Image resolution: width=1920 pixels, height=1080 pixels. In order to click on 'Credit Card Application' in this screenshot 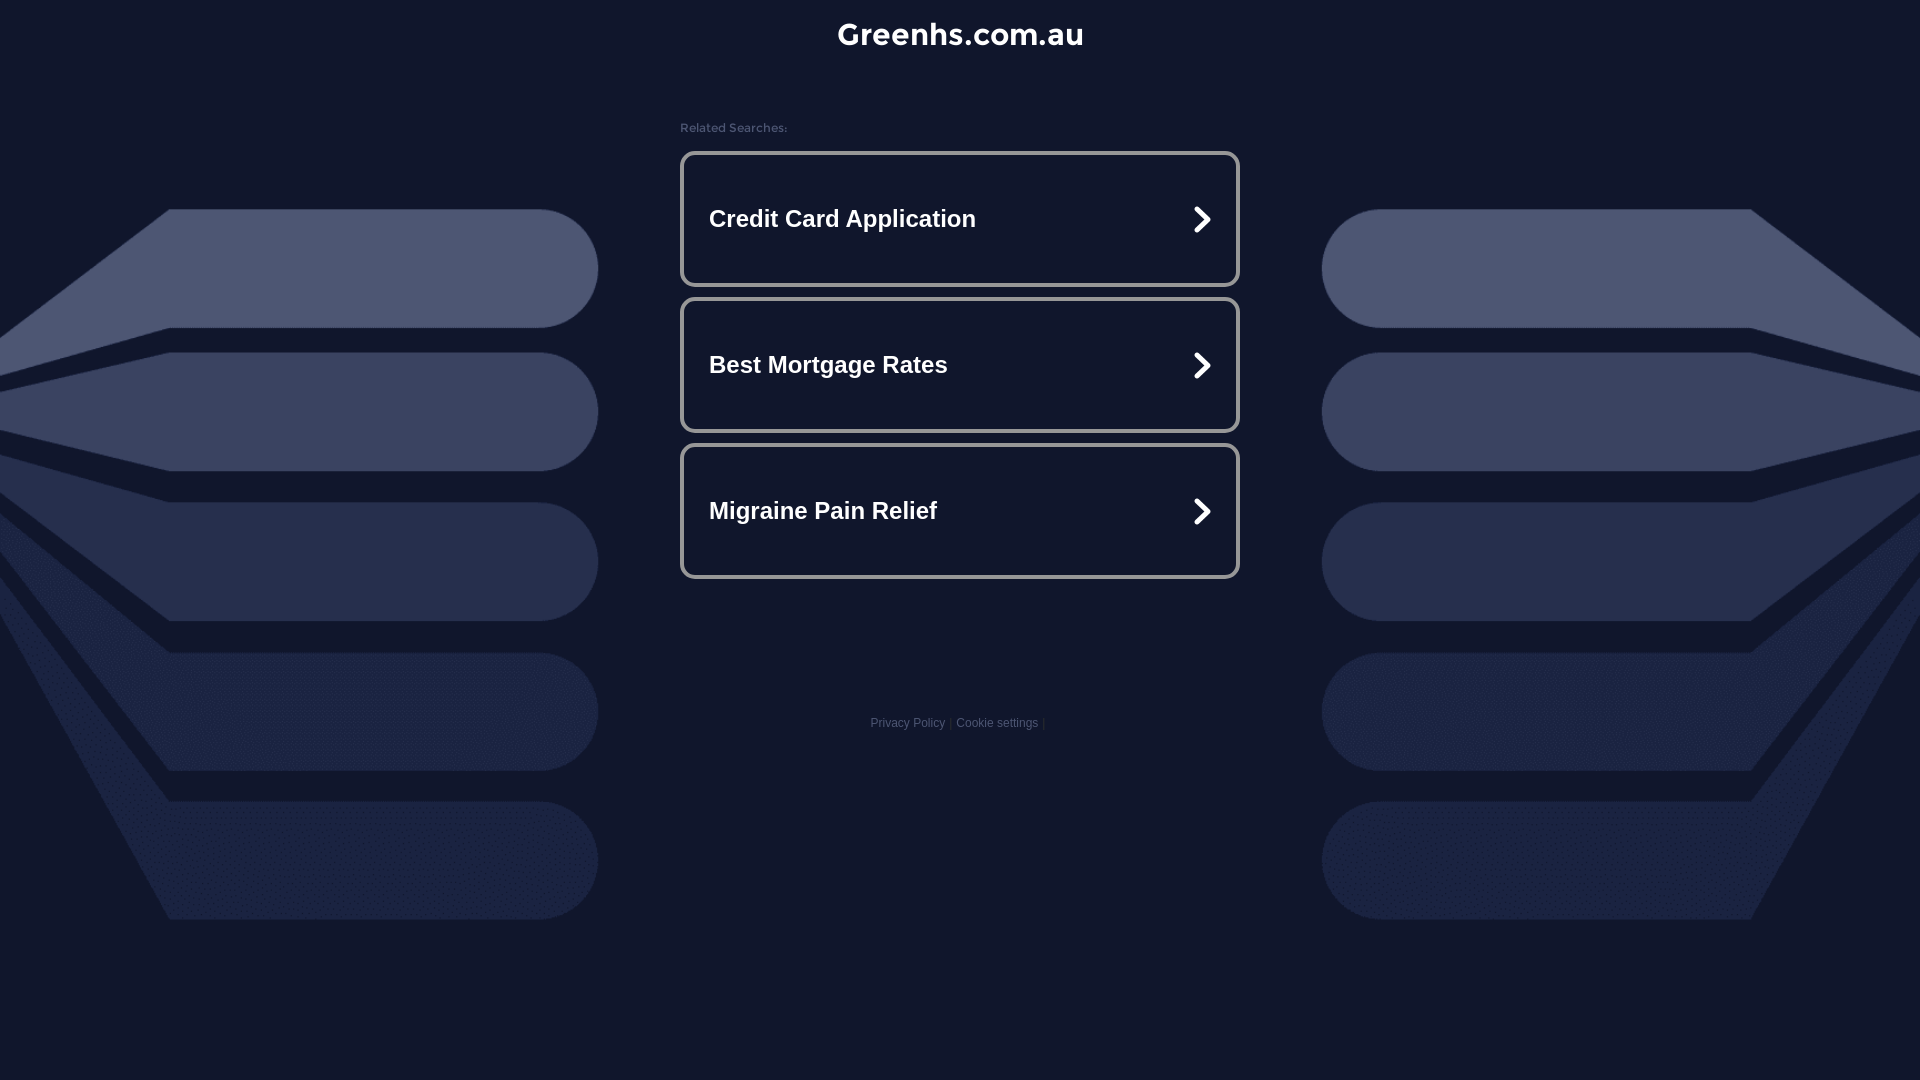, I will do `click(960, 219)`.